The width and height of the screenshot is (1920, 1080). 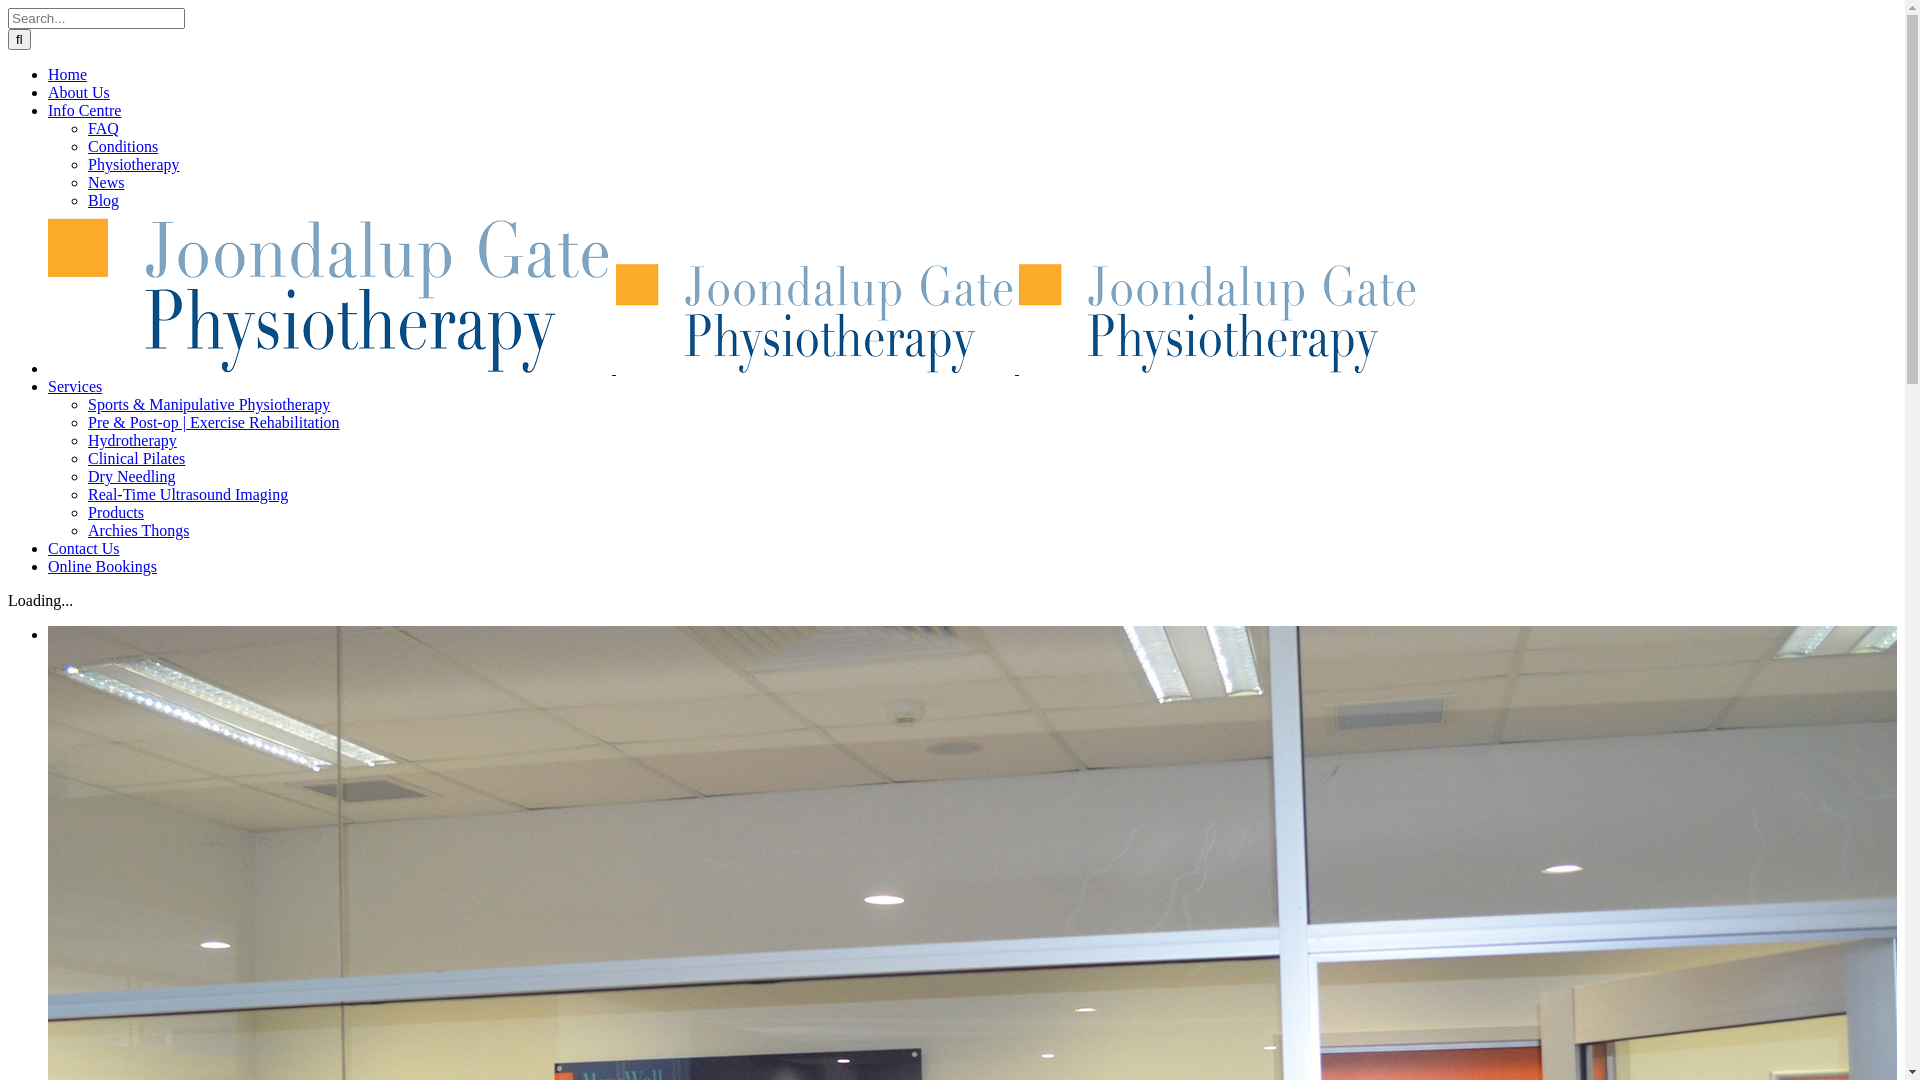 What do you see at coordinates (104, 182) in the screenshot?
I see `'News'` at bounding box center [104, 182].